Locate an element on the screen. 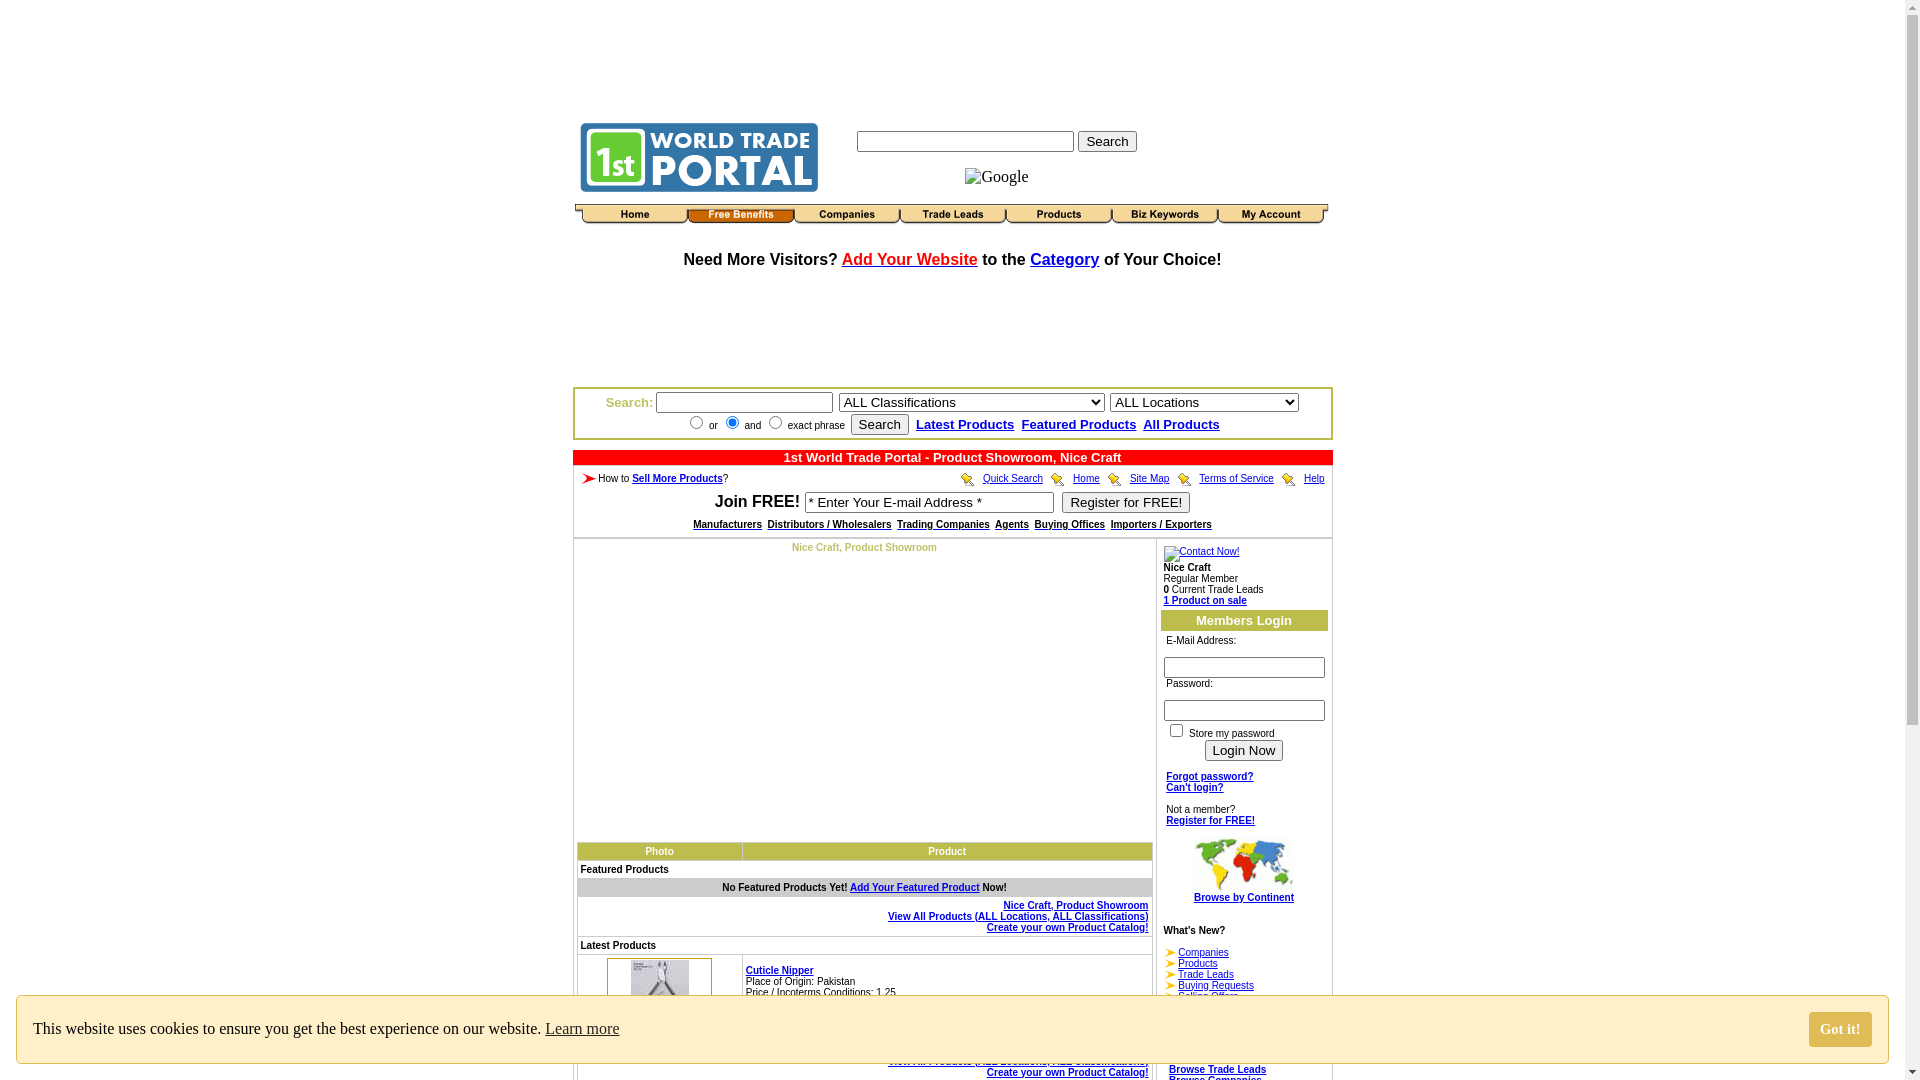 This screenshot has width=1920, height=1080. 'Home' is located at coordinates (1085, 478).